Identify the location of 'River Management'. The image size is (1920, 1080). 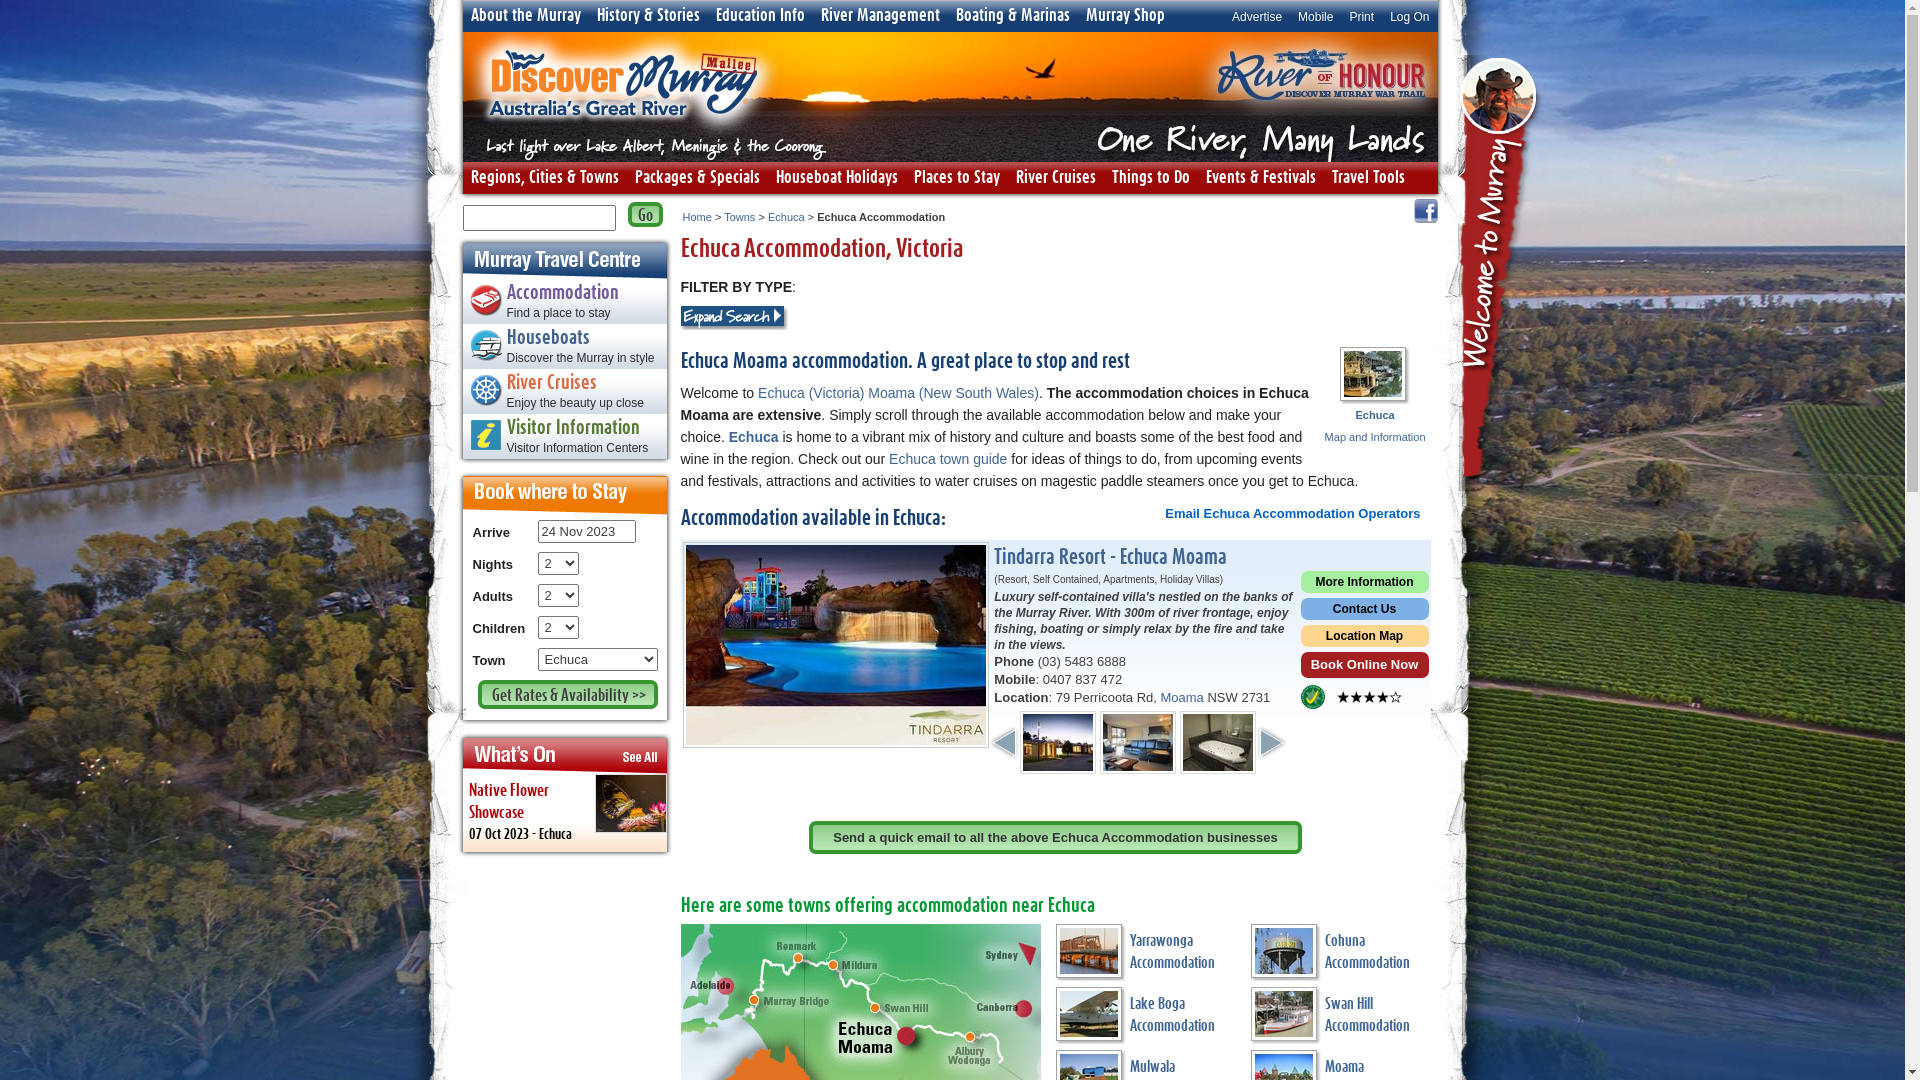
(879, 15).